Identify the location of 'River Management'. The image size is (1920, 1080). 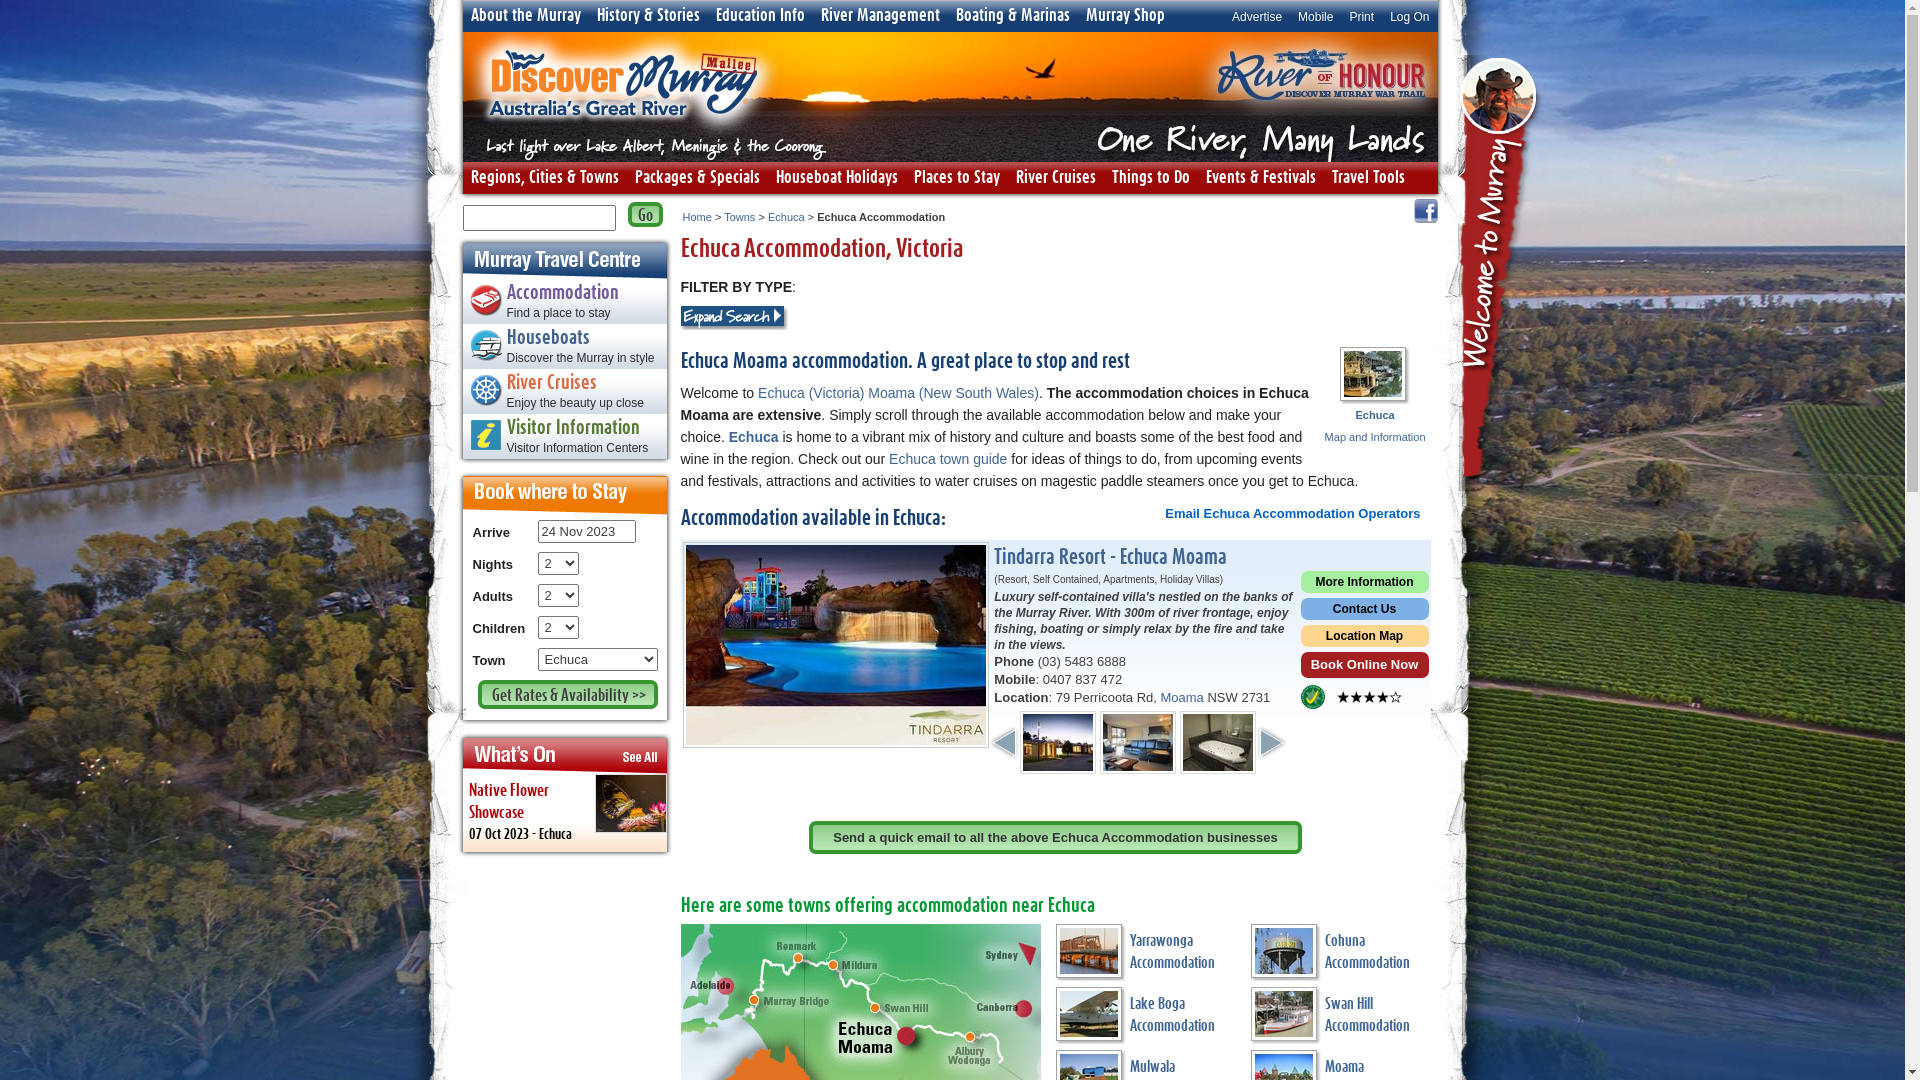
(879, 15).